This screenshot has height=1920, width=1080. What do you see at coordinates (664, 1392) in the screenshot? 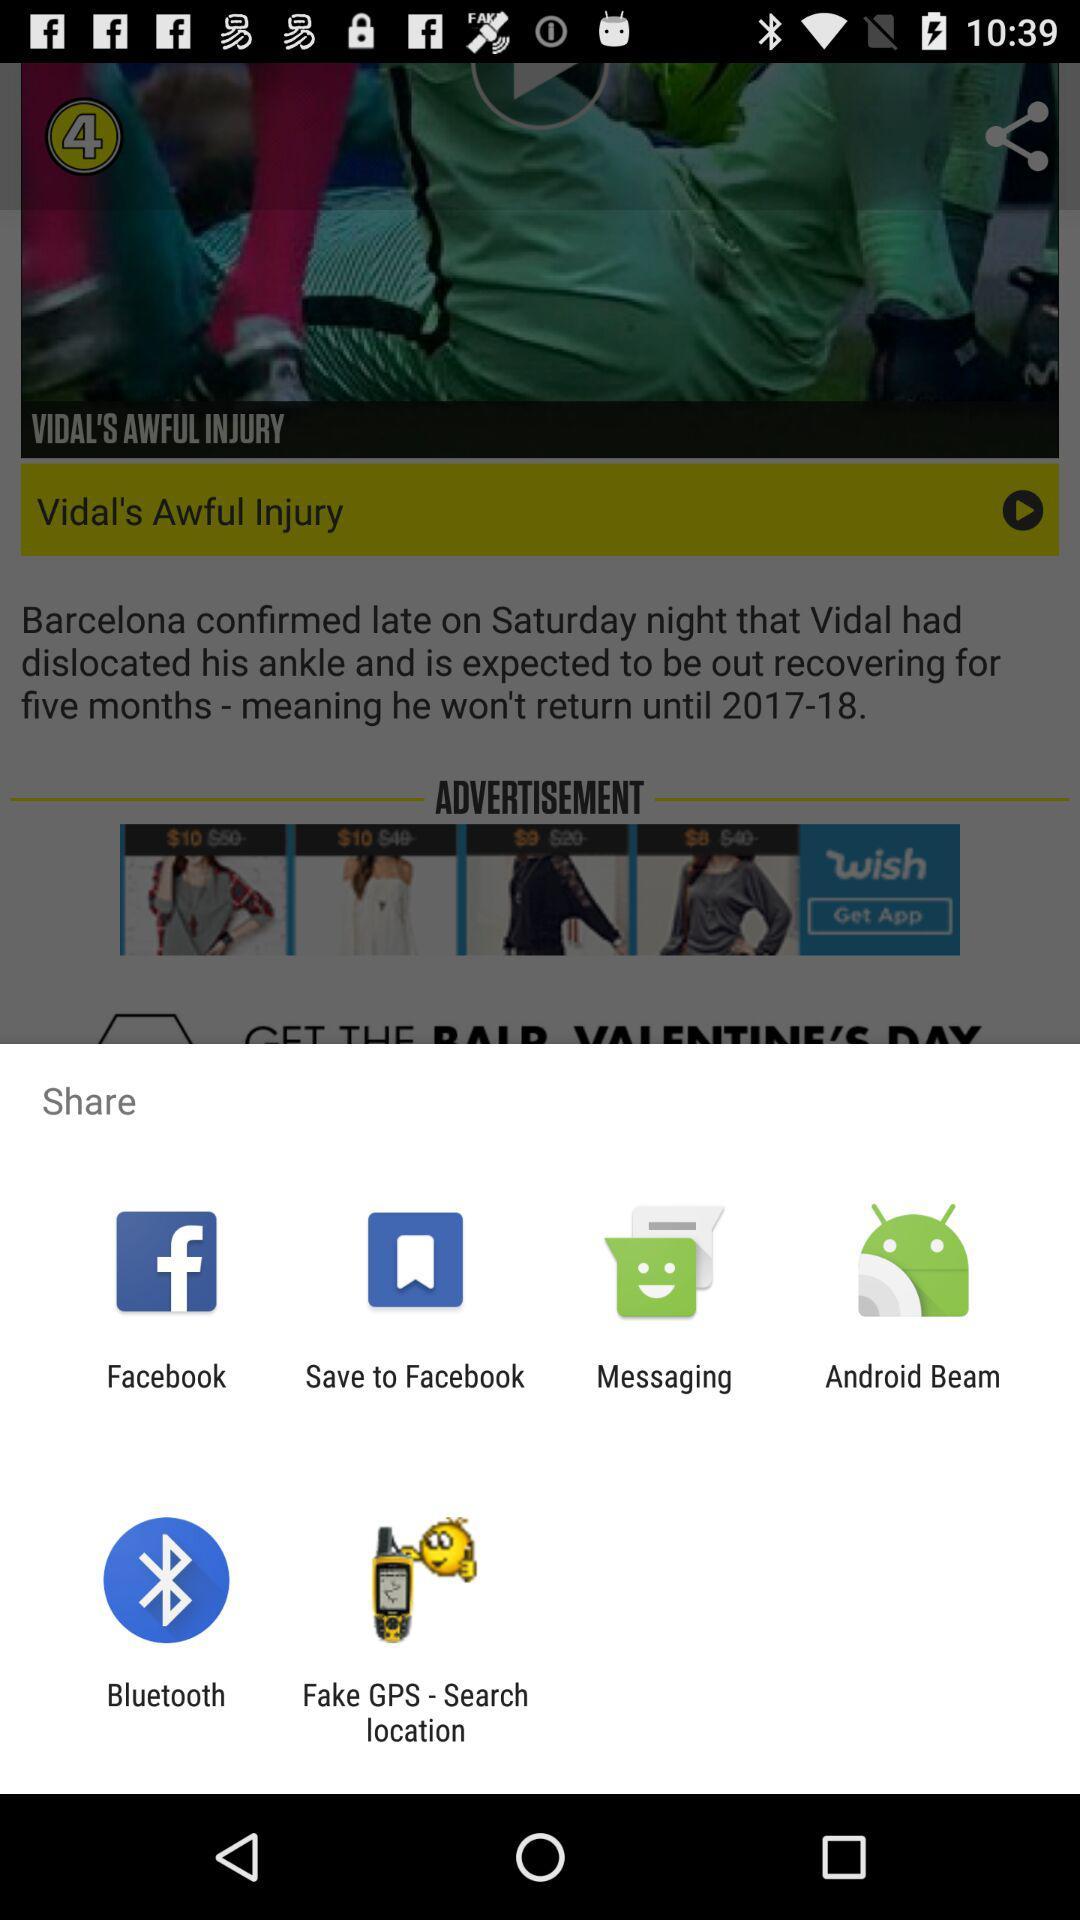
I see `messaging icon` at bounding box center [664, 1392].